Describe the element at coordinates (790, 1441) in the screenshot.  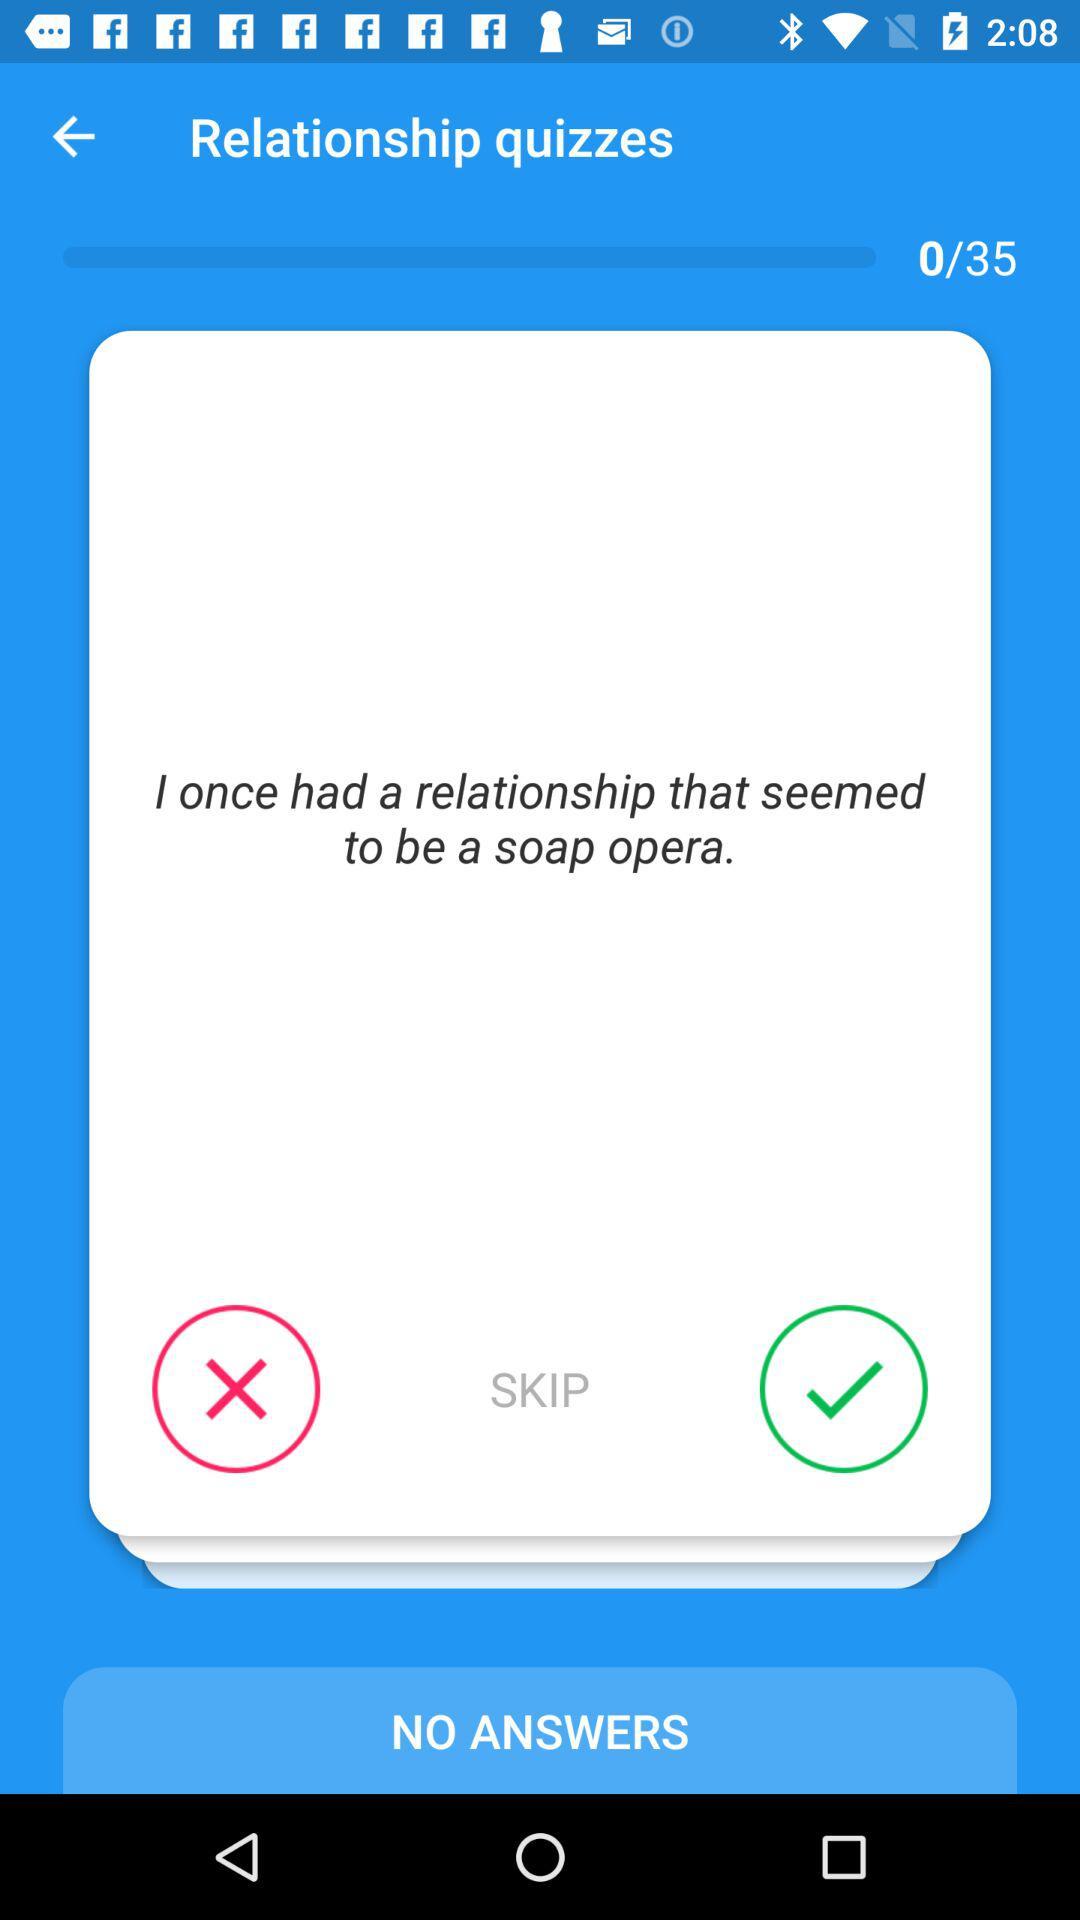
I see `the check icon` at that location.